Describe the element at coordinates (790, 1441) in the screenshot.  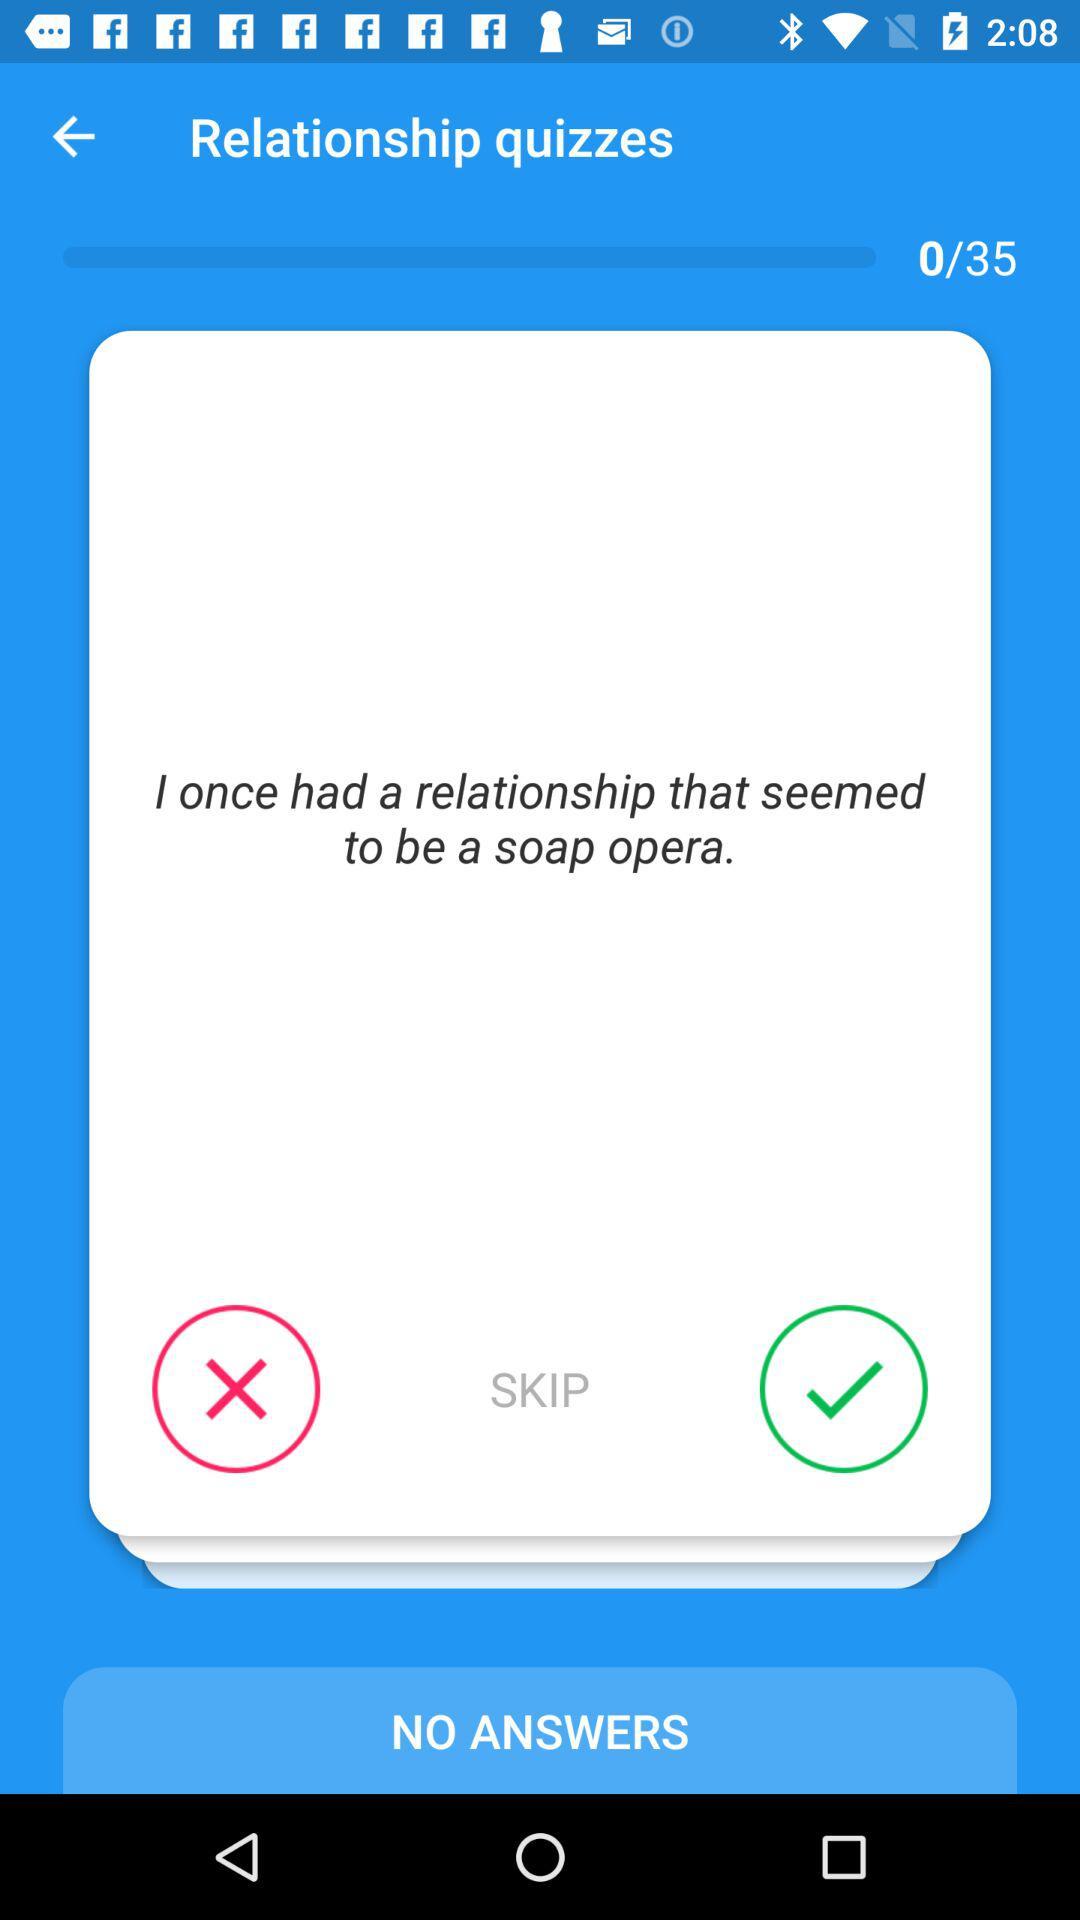
I see `the check icon` at that location.